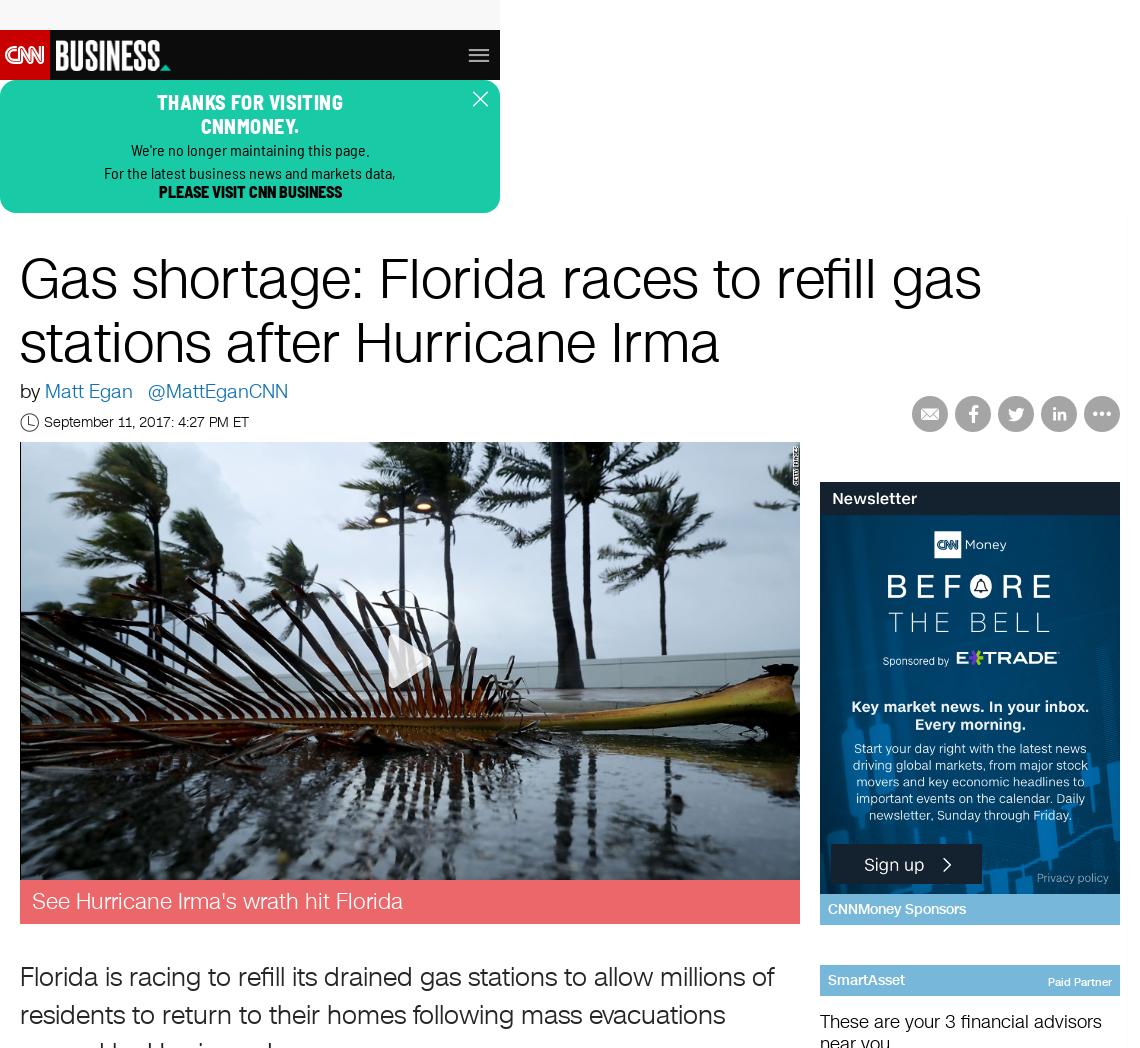 This screenshot has width=1140, height=1048. I want to click on 'thanks for visiting cnnmoney.', so click(248, 113).